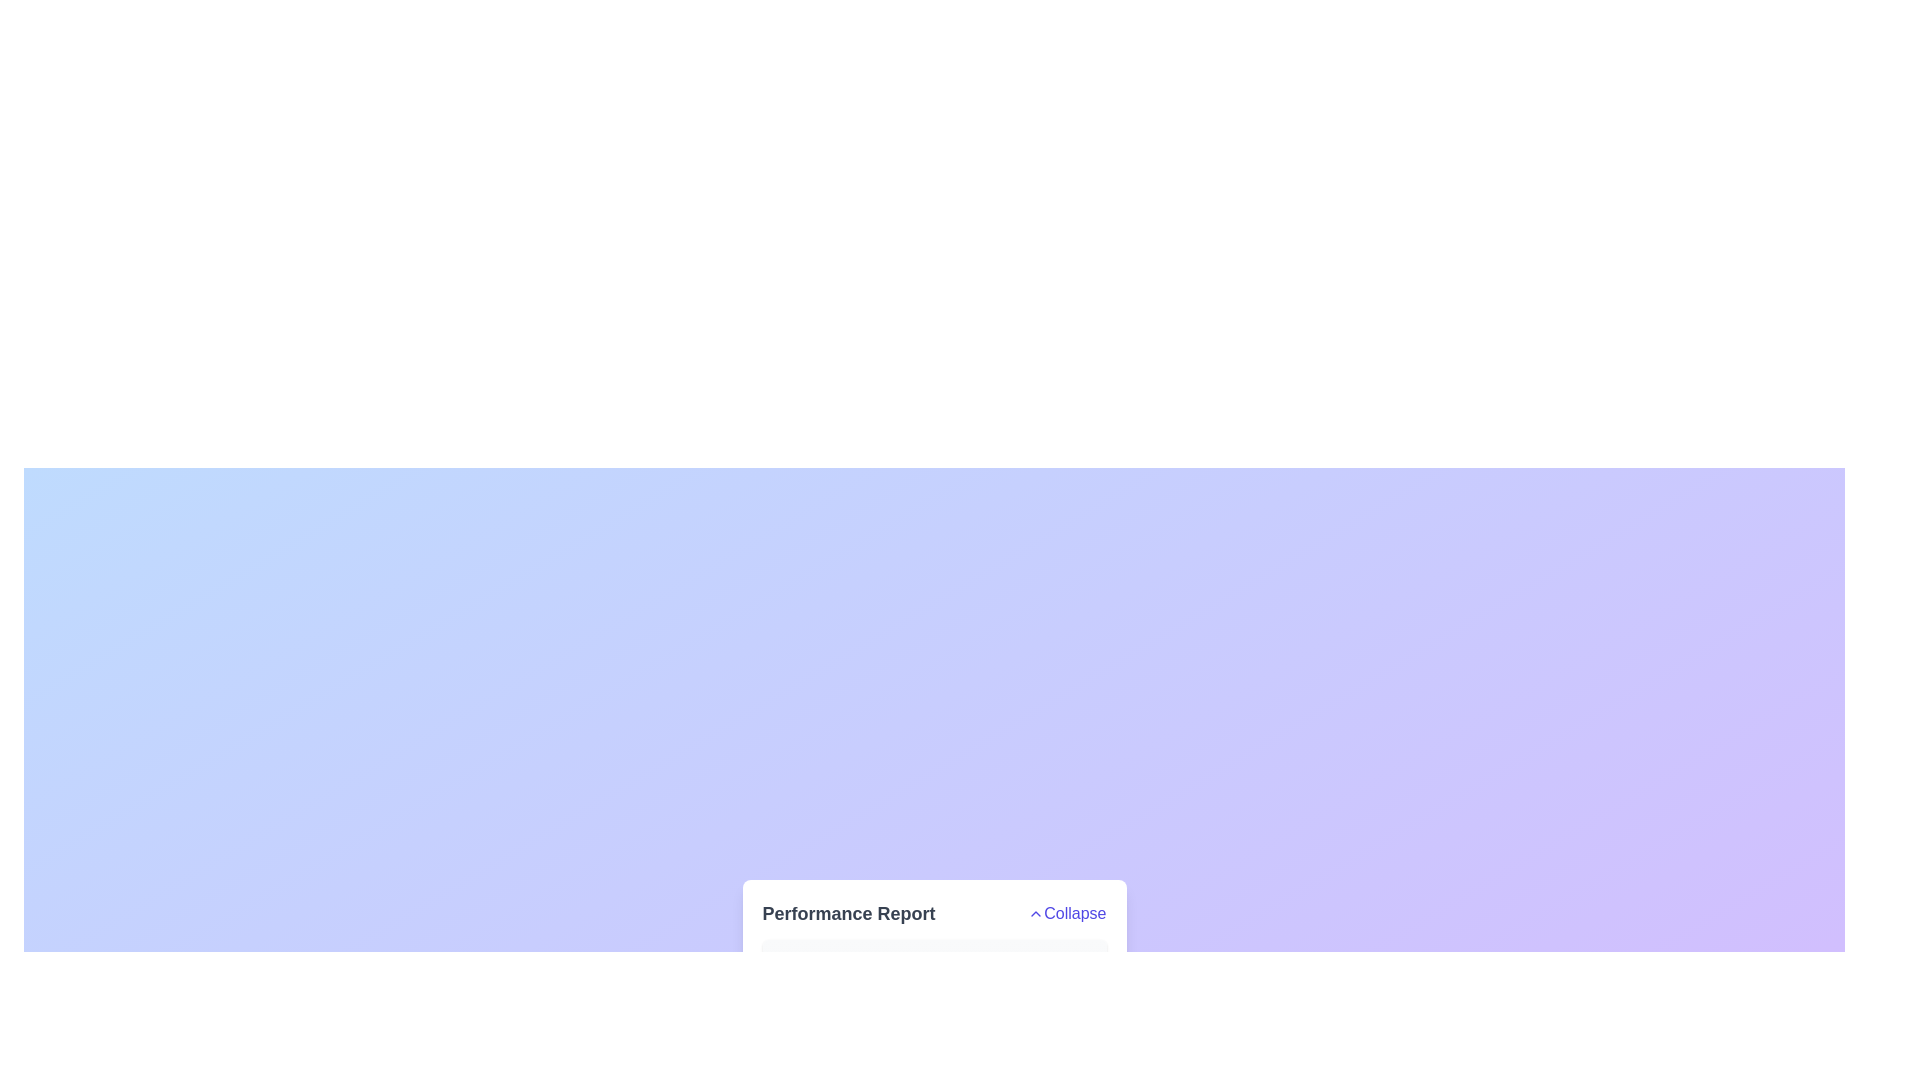 This screenshot has height=1080, width=1920. Describe the element at coordinates (849, 914) in the screenshot. I see `text label that displays 'Performance Report', which is styled in a large, bold, dark gray font and is positioned to the left of the 'Collapse' button` at that location.